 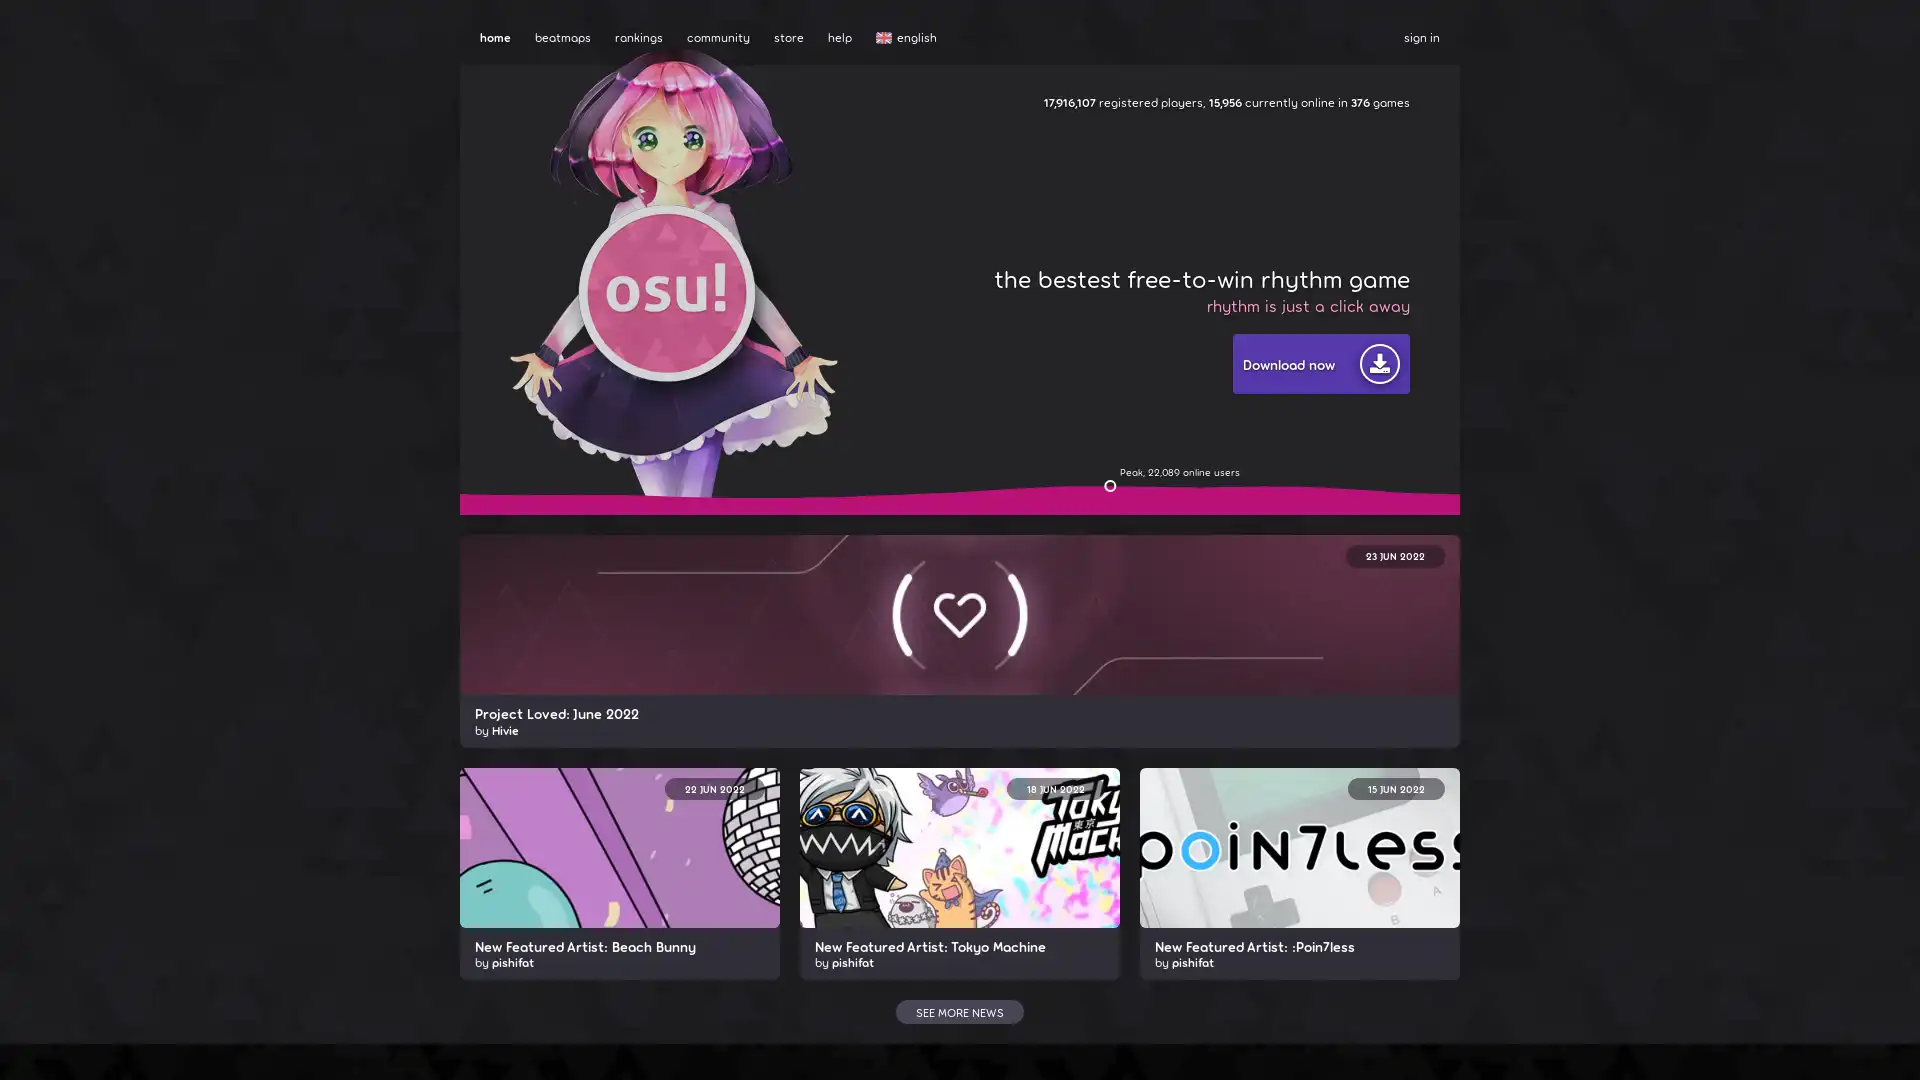 I want to click on turkce, so click(x=935, y=722).